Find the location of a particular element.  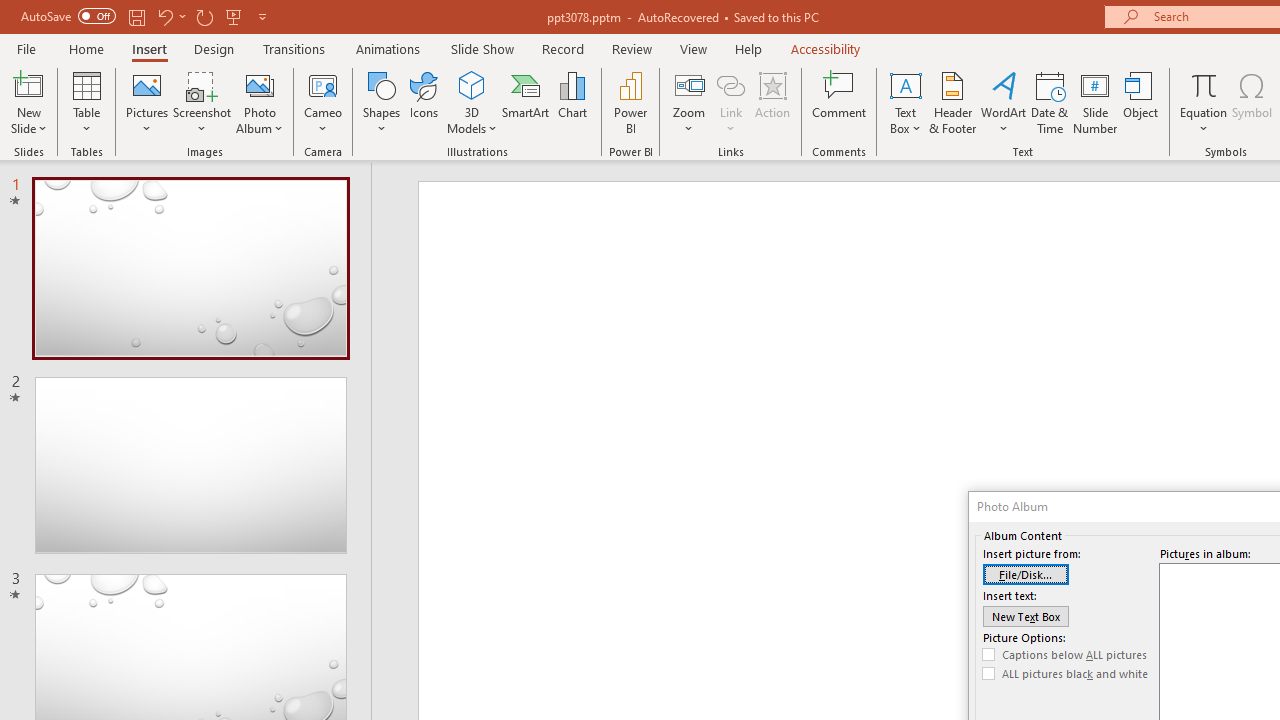

'WordArt' is located at coordinates (1004, 103).